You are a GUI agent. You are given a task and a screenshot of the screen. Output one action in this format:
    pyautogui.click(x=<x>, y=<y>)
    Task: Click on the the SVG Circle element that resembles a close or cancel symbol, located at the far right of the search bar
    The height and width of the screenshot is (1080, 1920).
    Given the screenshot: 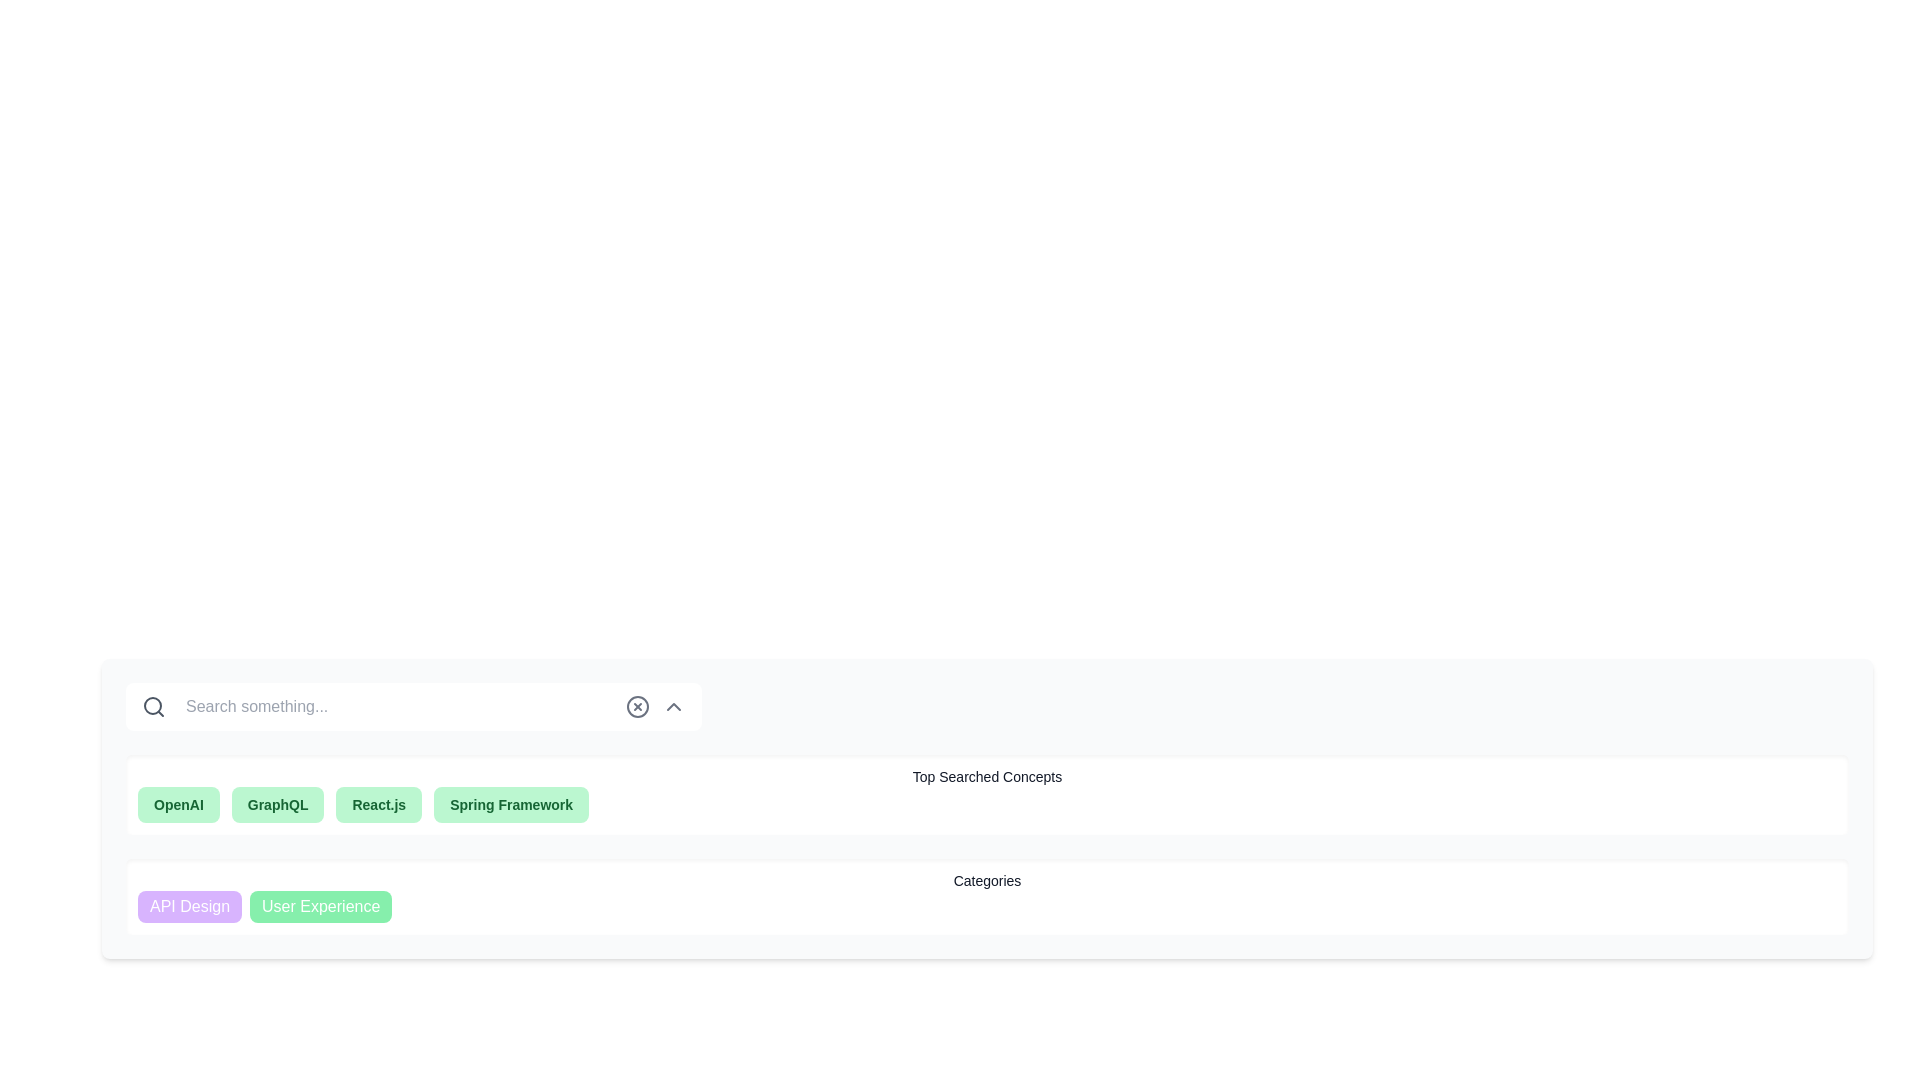 What is the action you would take?
    pyautogui.click(x=637, y=705)
    